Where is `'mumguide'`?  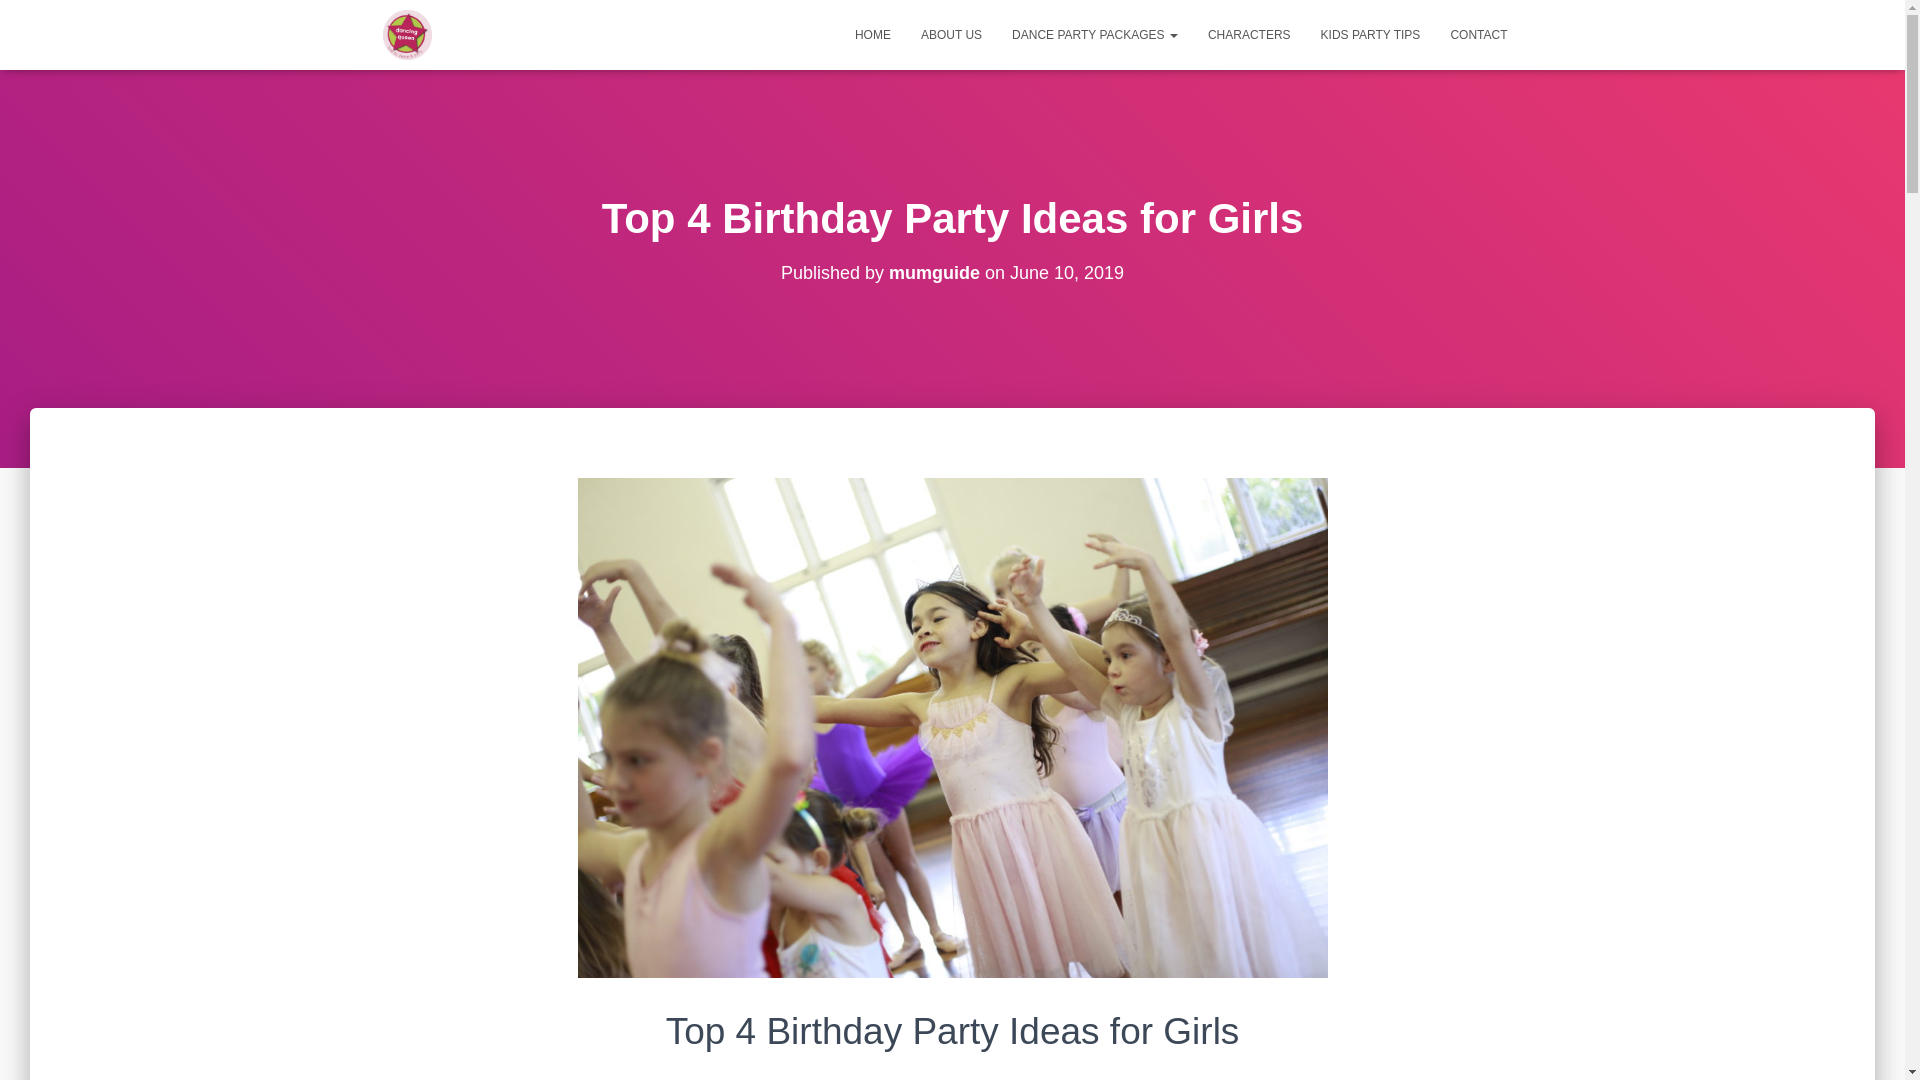
'mumguide' is located at coordinates (887, 273).